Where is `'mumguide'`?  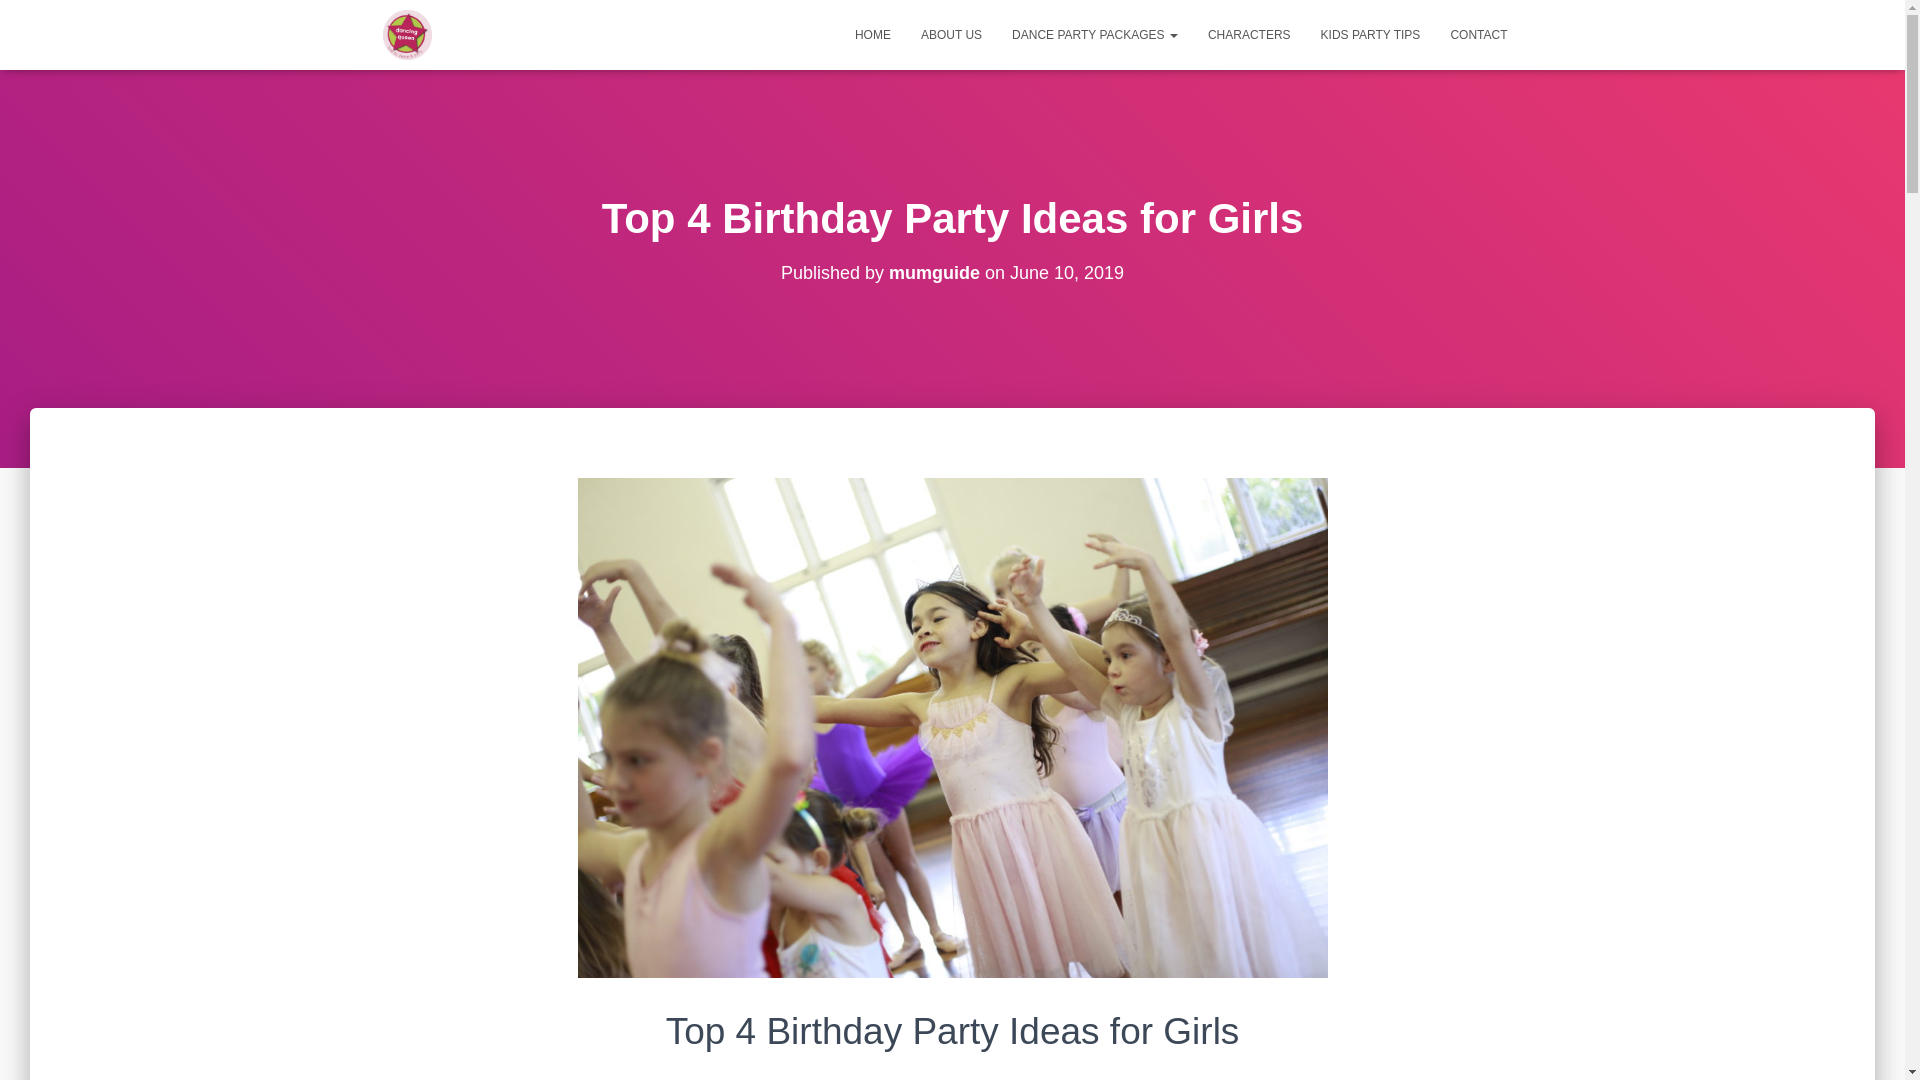
'mumguide' is located at coordinates (887, 273).